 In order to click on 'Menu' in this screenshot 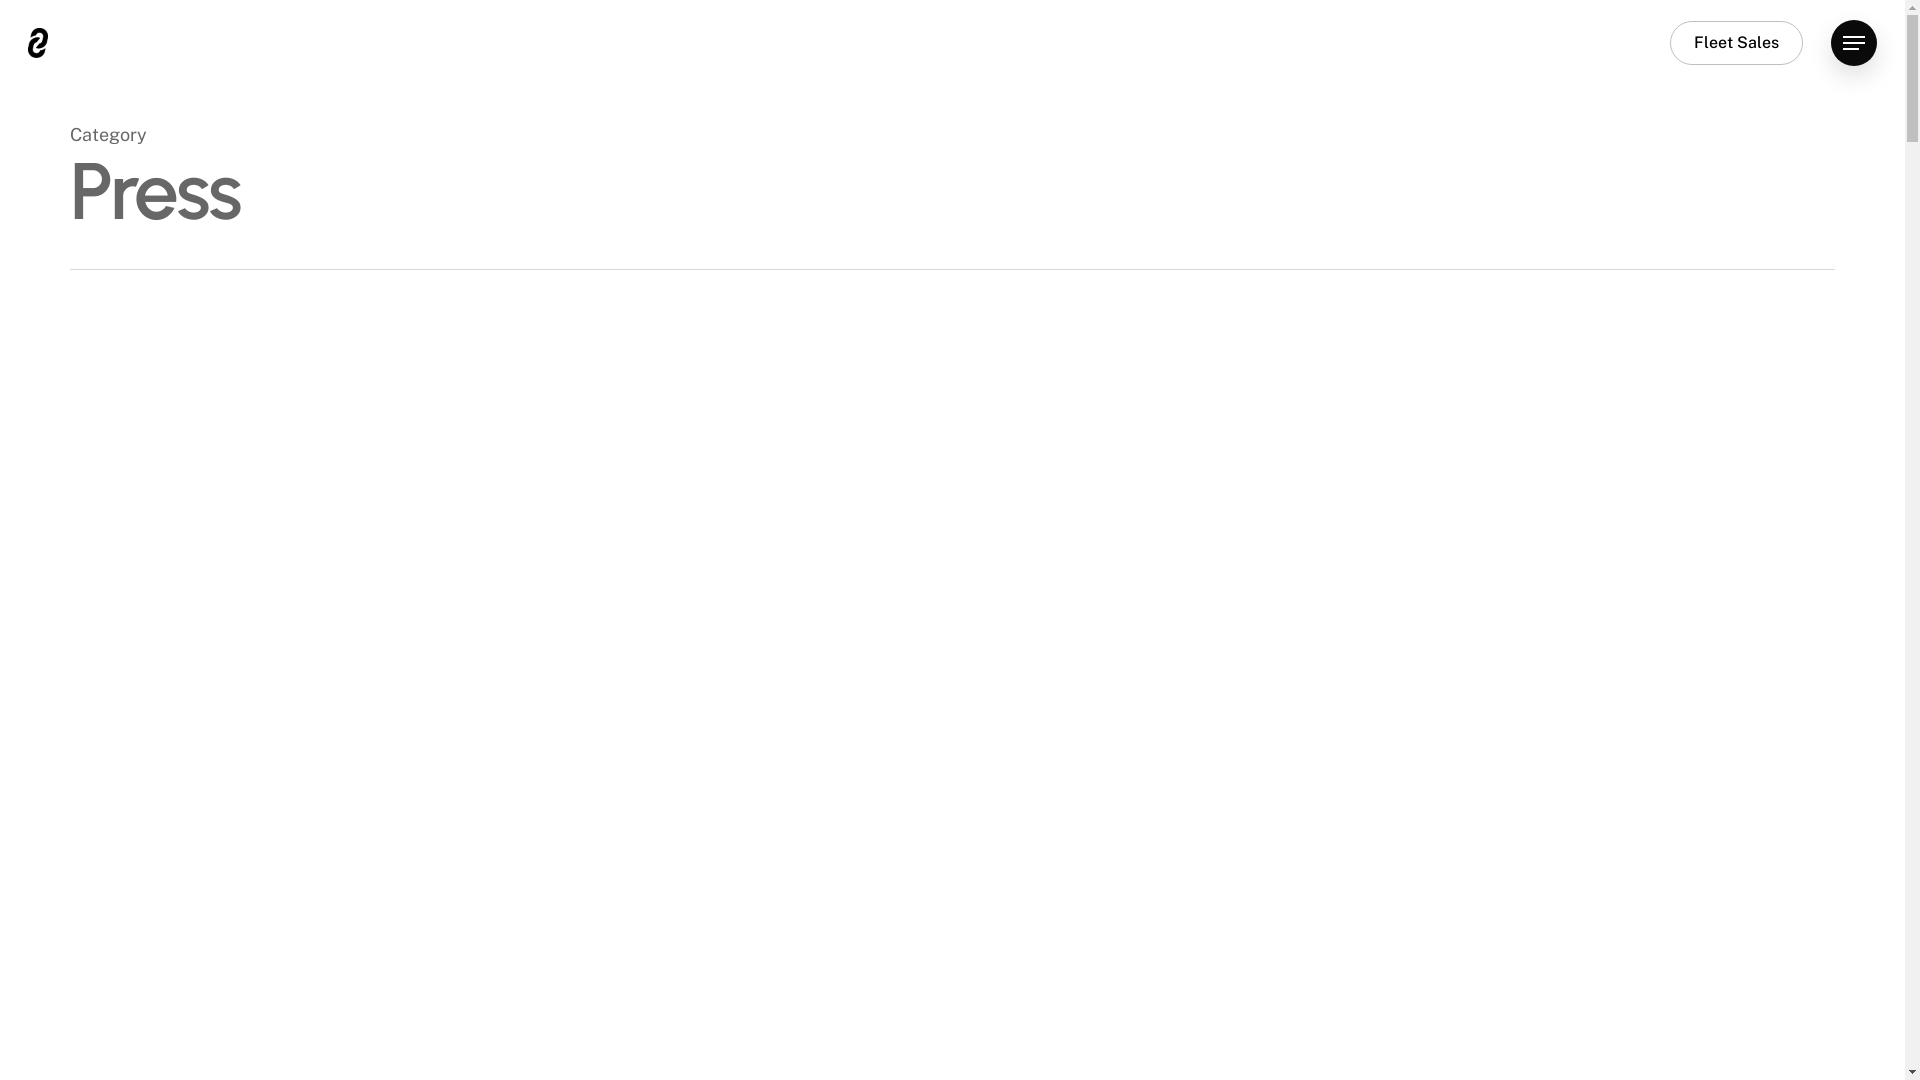, I will do `click(1852, 42)`.